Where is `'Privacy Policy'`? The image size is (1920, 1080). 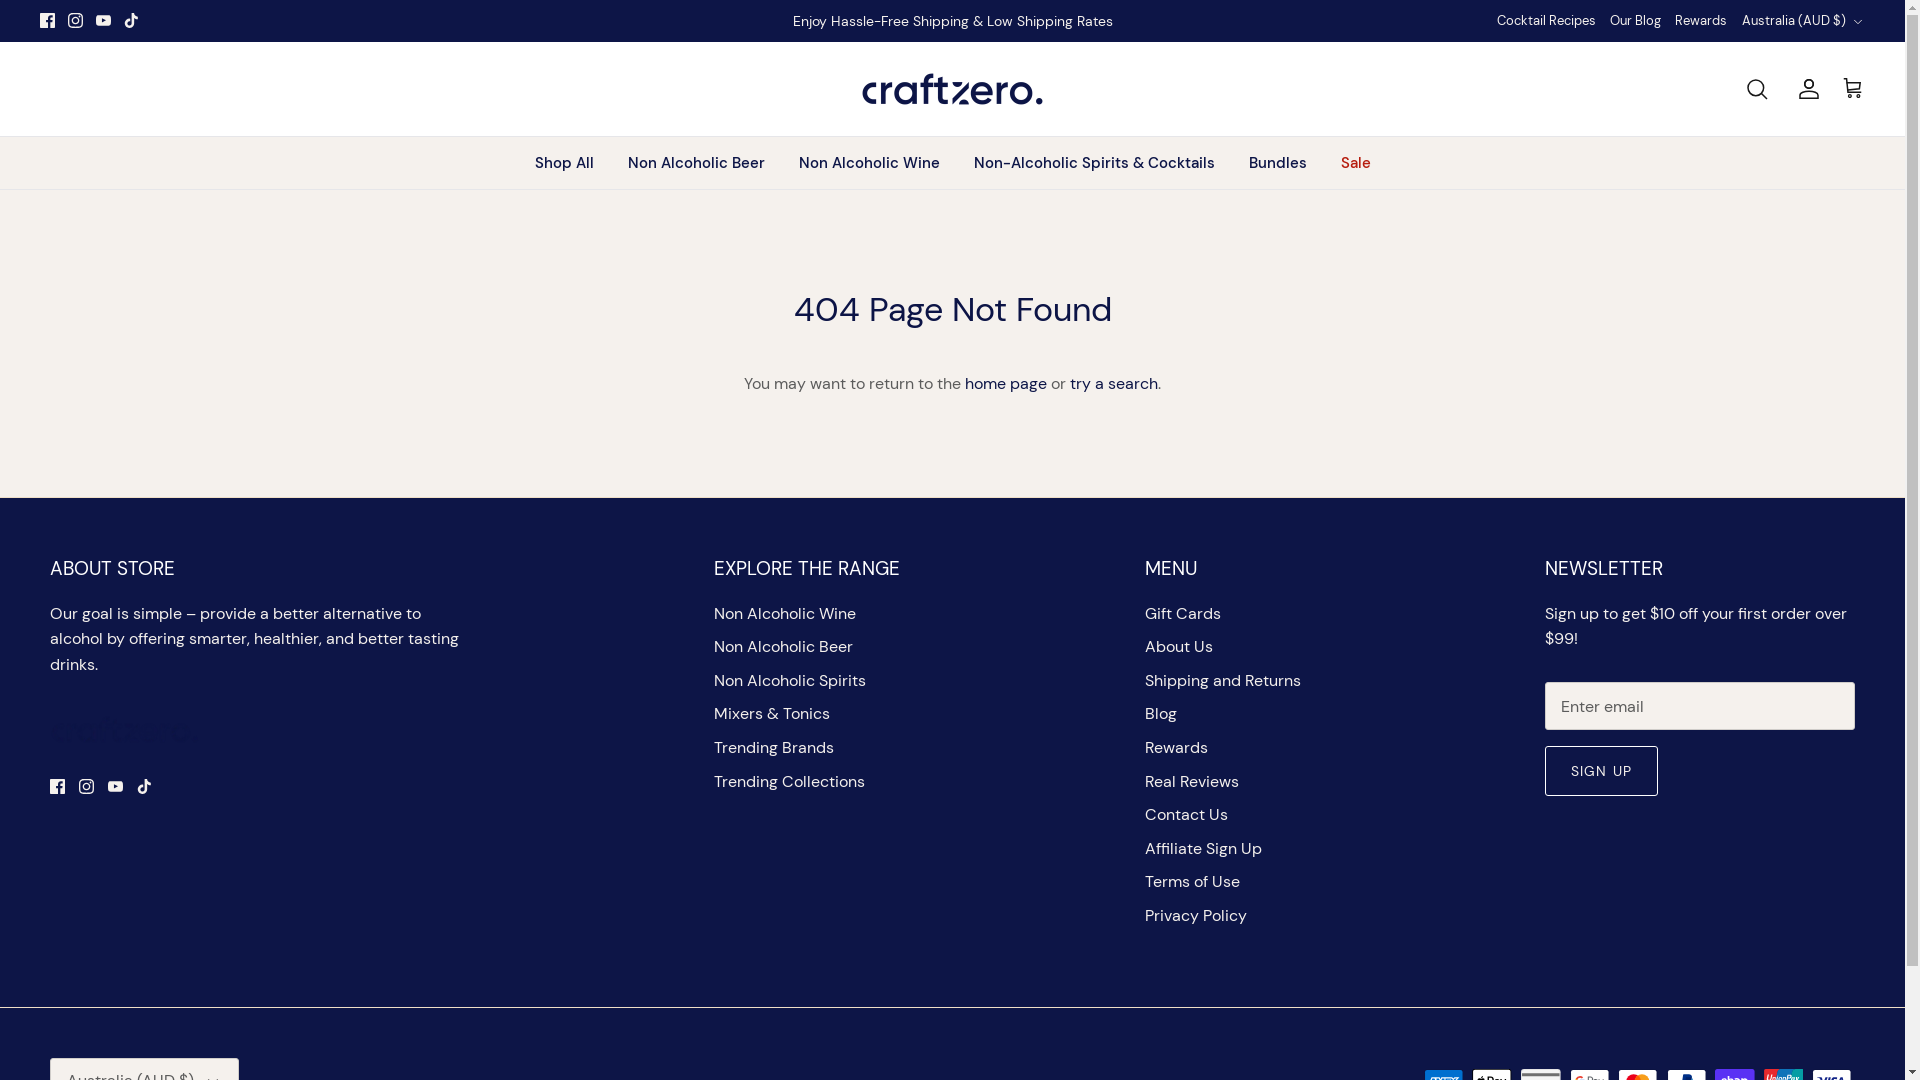
'Privacy Policy' is located at coordinates (1195, 915).